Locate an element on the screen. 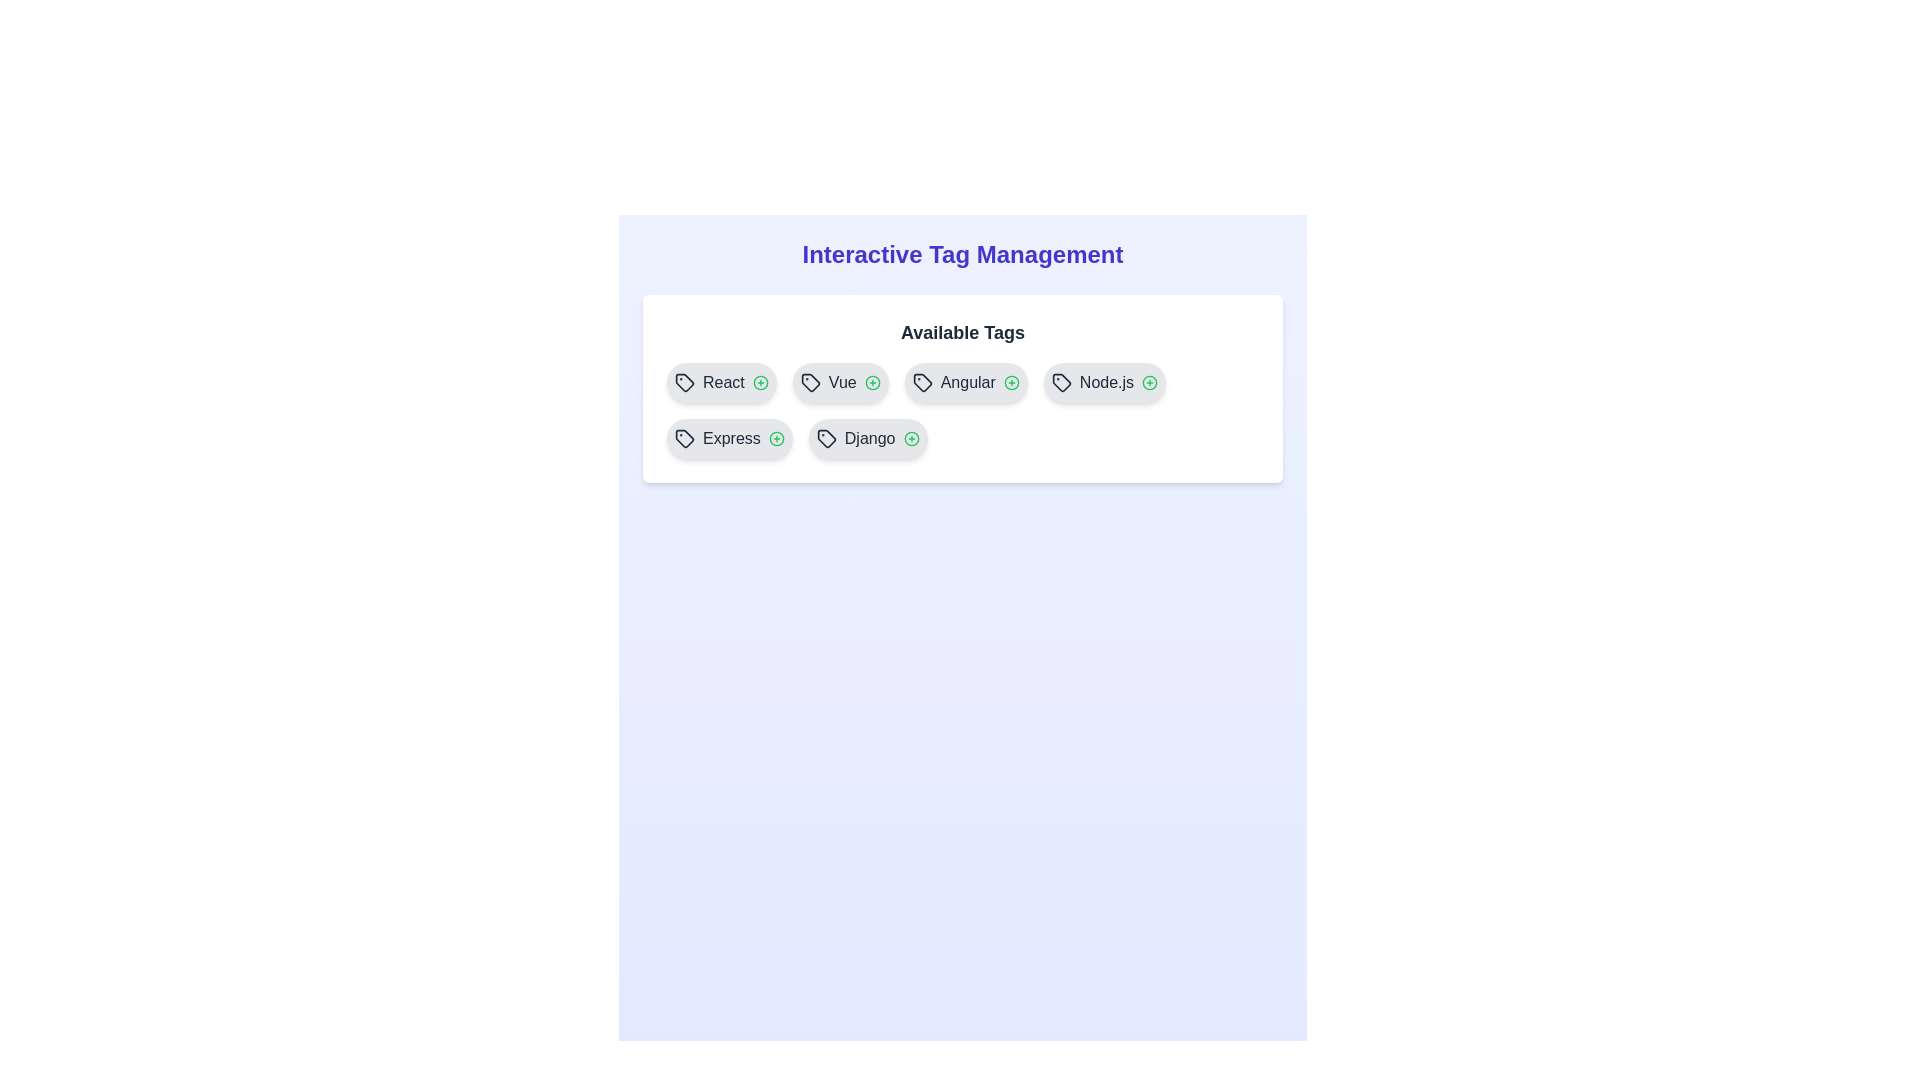 This screenshot has width=1920, height=1080. the SVG Circle Component representing the 'Vue' tag located beneath 'Available Tags' is located at coordinates (872, 382).